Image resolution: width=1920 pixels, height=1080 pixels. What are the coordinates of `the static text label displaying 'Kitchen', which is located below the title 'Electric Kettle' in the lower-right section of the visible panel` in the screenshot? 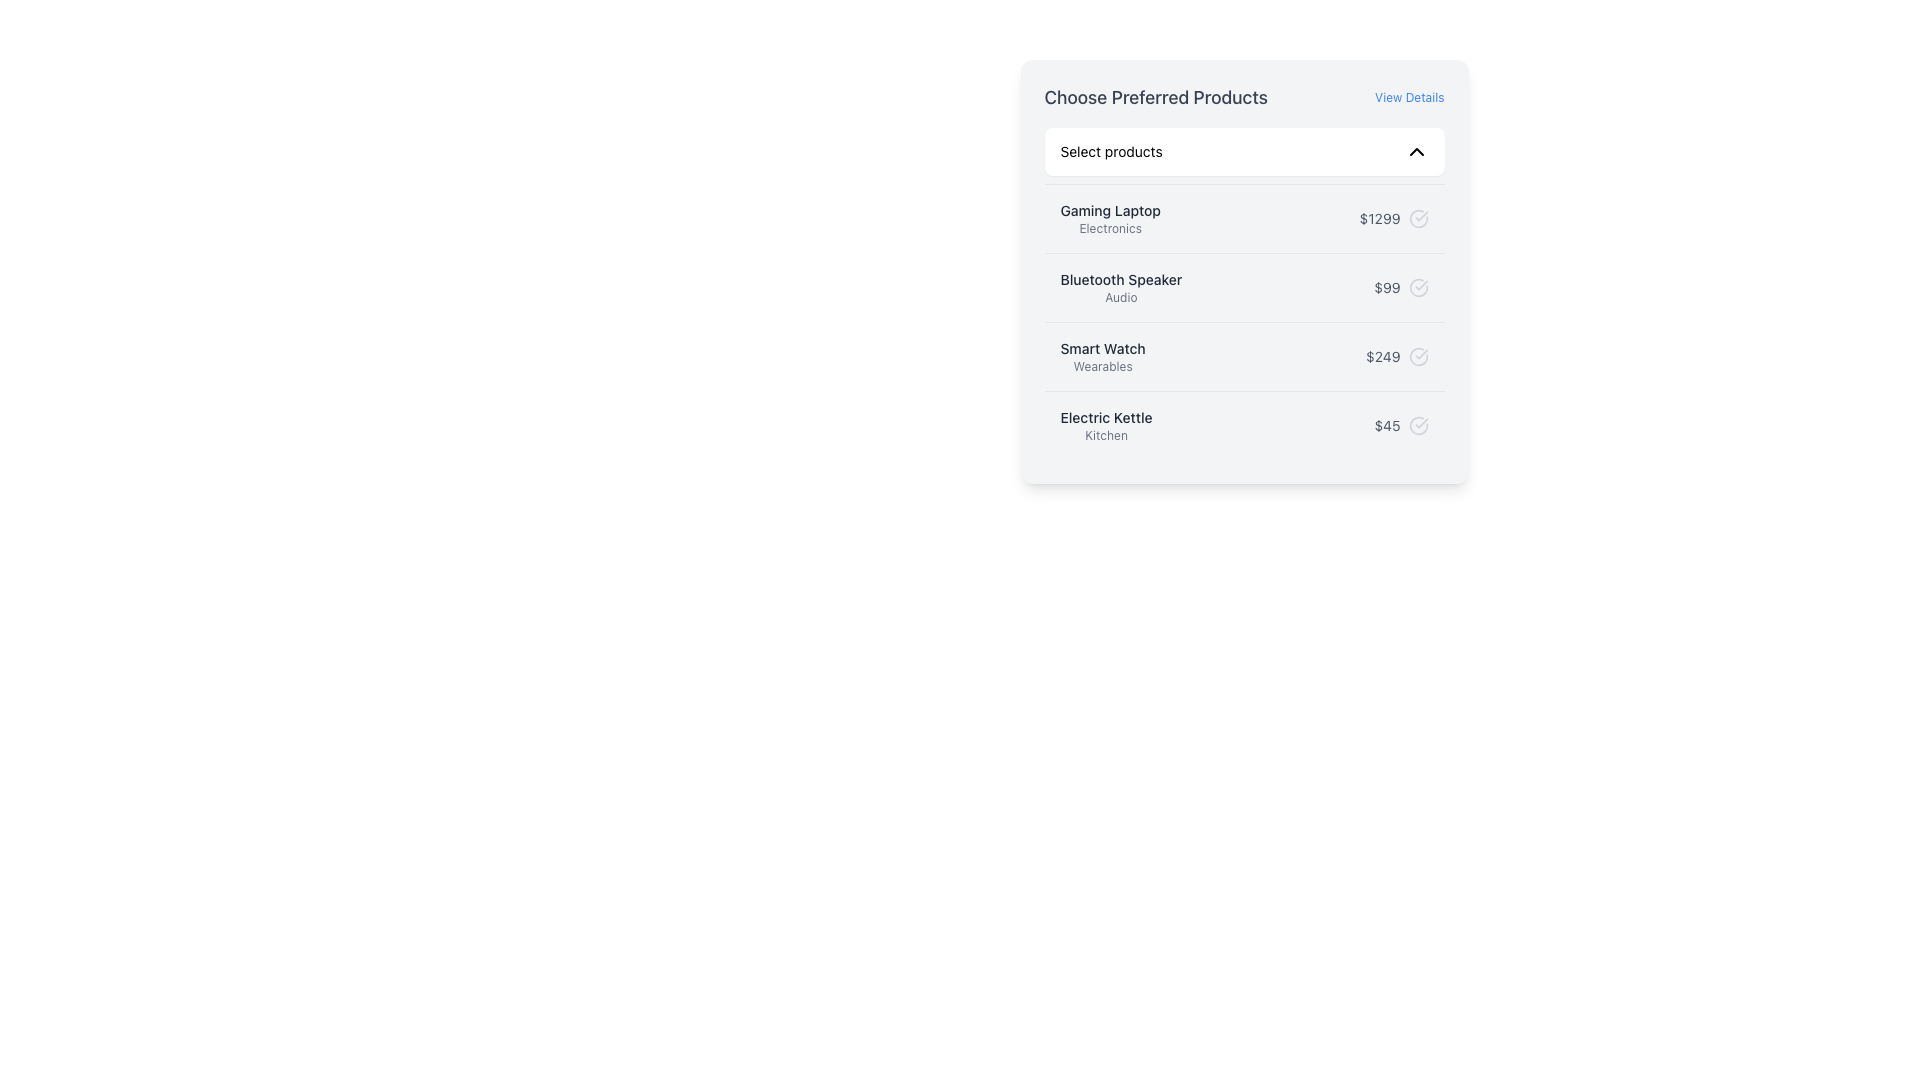 It's located at (1105, 434).